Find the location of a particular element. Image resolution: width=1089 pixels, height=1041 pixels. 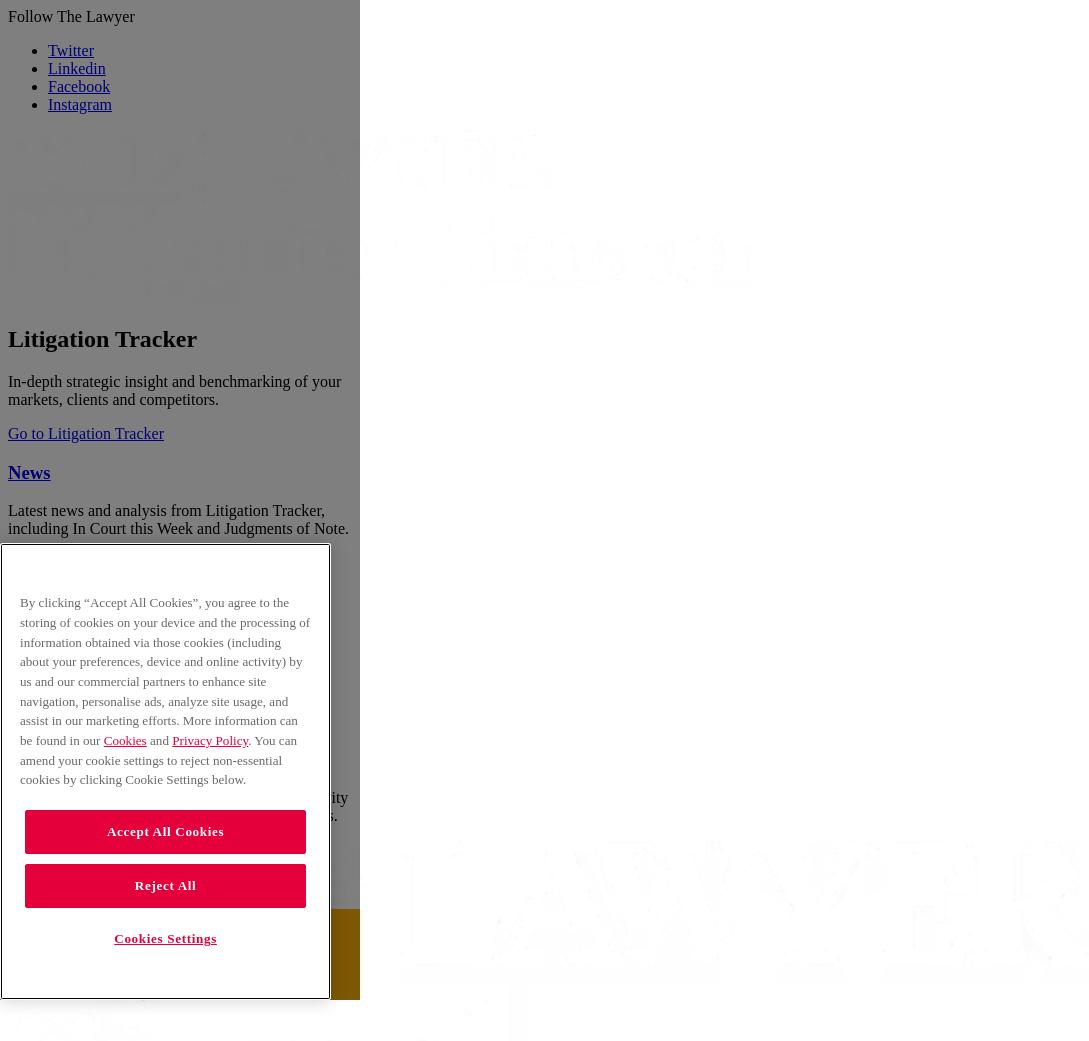

'Interrogate our database of structured Claims data from six courts since January 2020.' is located at coordinates (167, 614).